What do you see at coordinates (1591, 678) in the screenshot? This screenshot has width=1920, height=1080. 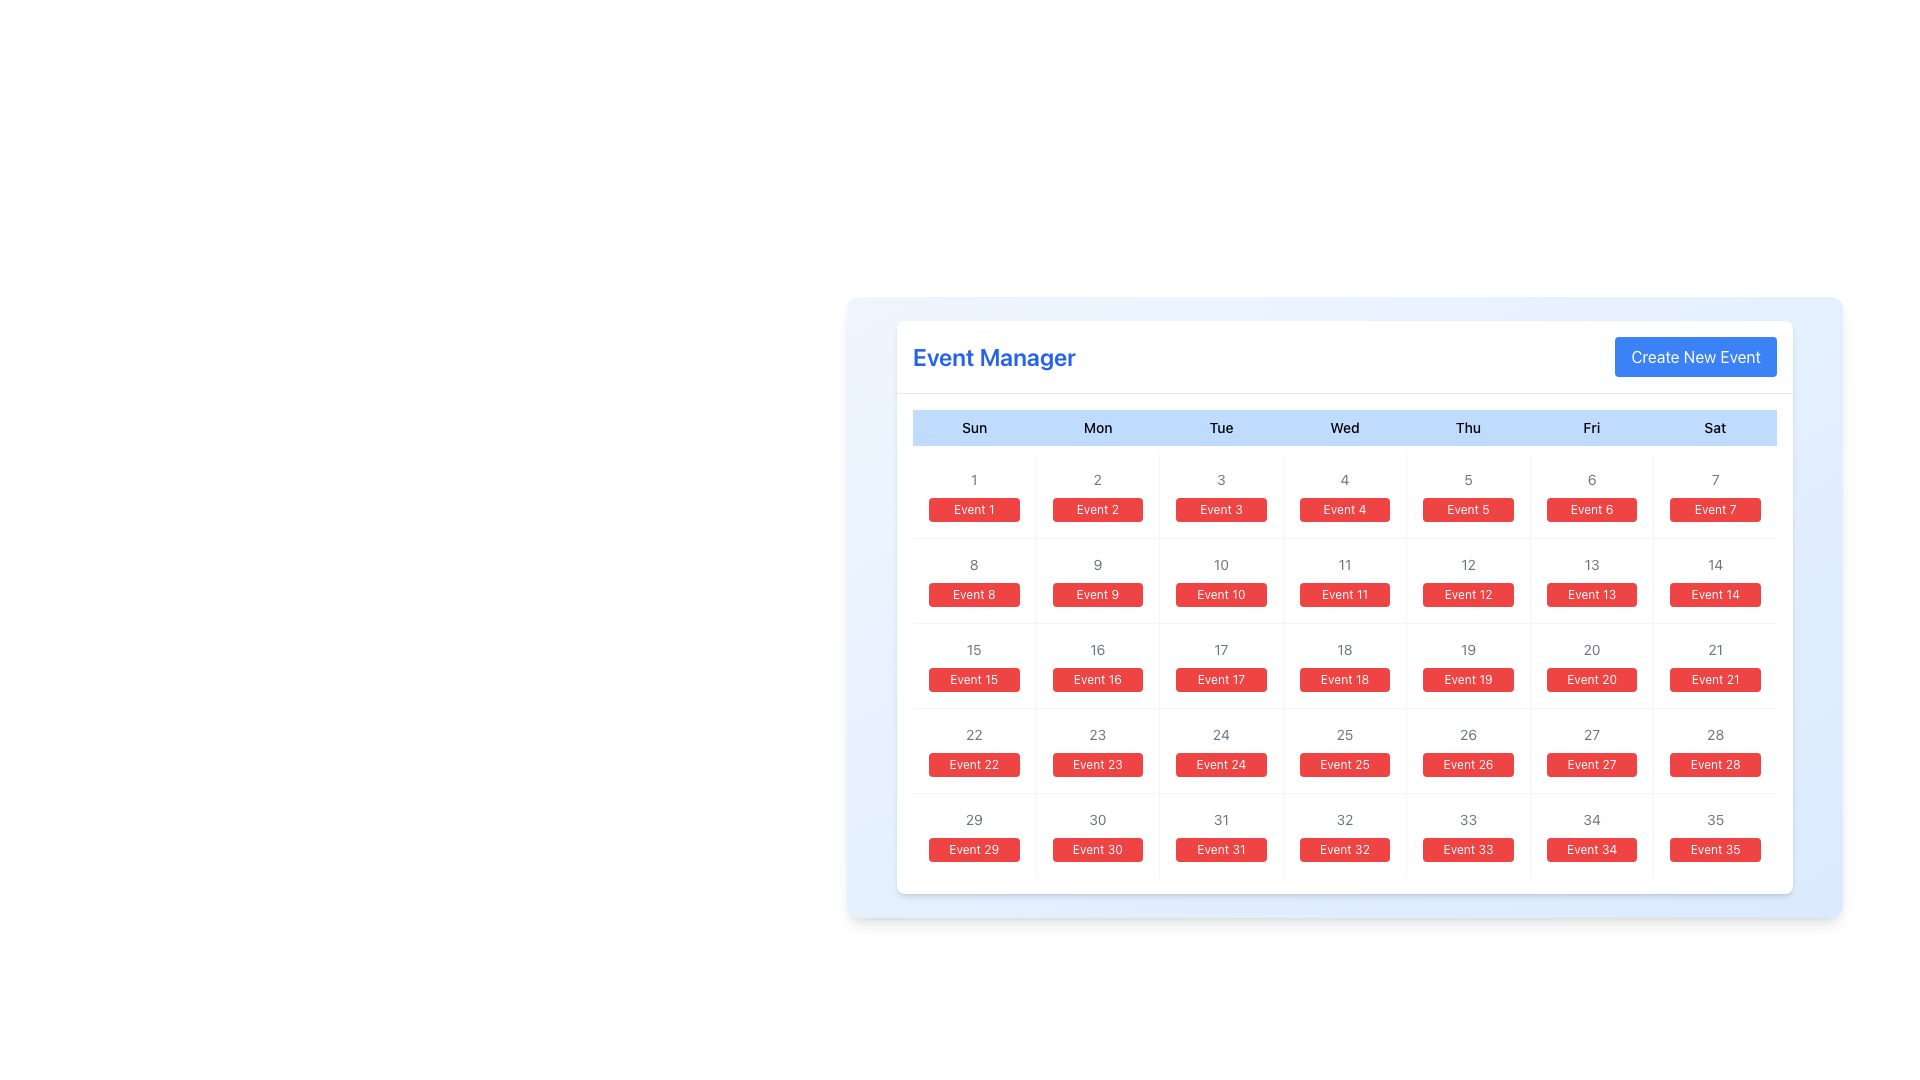 I see `the actionable button labeled 'Event 20' located in the calendar grid under the 'Fri' column on the 20th date` at bounding box center [1591, 678].